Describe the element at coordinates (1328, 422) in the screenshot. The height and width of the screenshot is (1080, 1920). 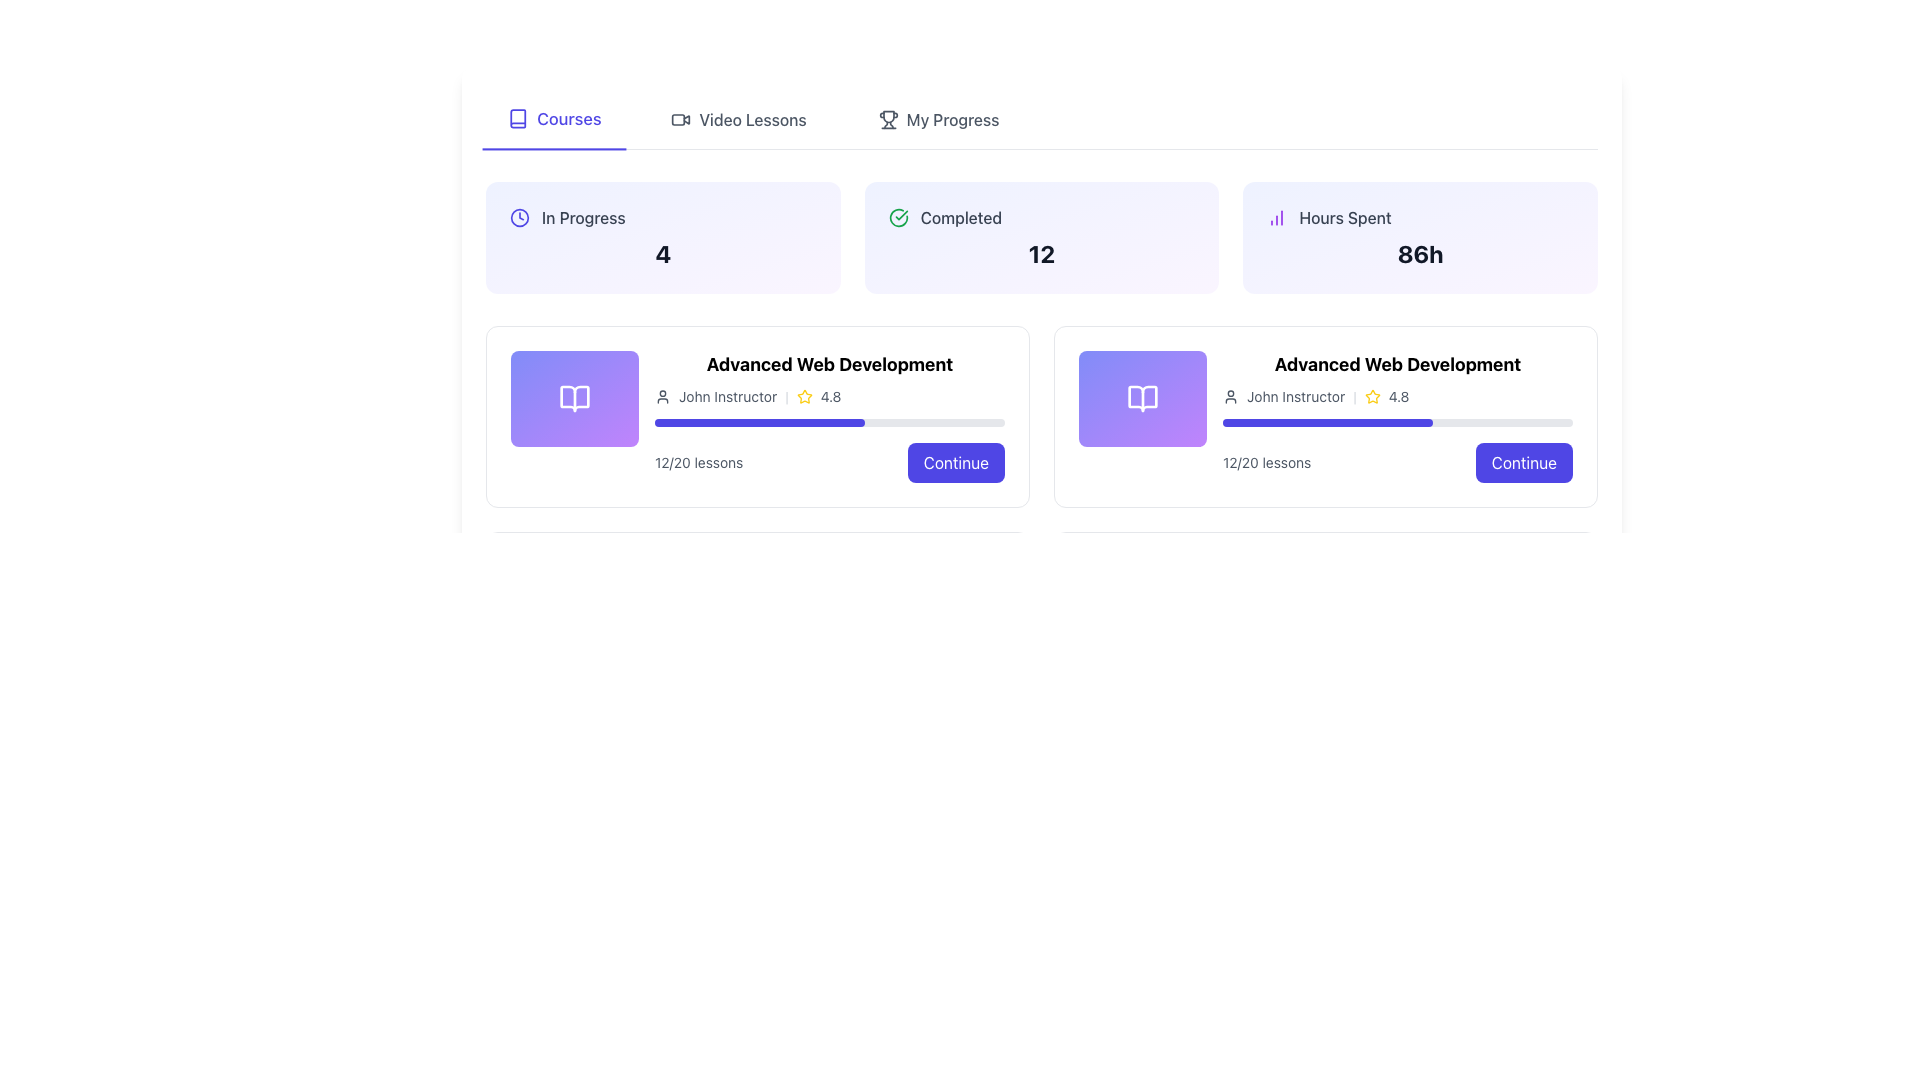
I see `the filled portion of the horizontal progress bar for the 'Advanced Web Development' course, which is purple and extends 60% of the total width` at that location.